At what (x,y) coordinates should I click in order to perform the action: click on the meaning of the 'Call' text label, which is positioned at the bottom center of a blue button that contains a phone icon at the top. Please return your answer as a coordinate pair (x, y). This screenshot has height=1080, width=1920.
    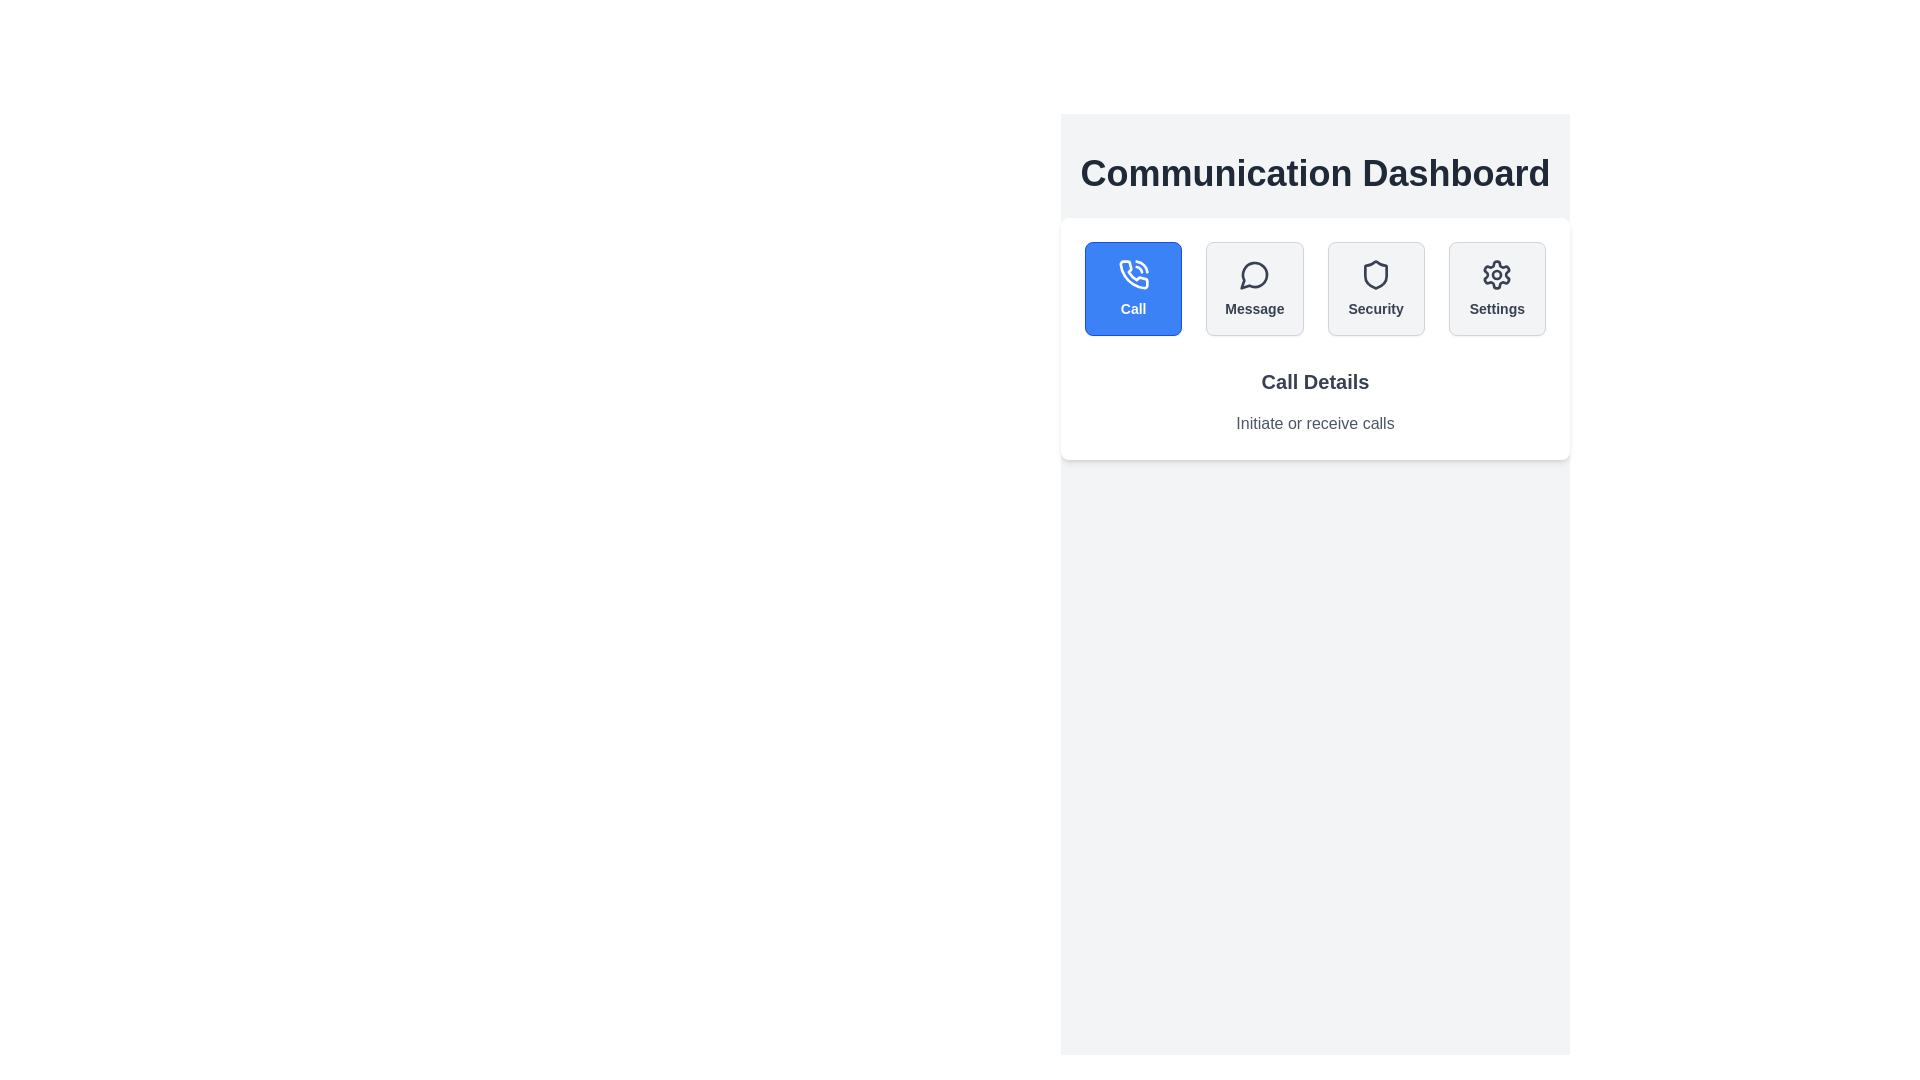
    Looking at the image, I should click on (1133, 308).